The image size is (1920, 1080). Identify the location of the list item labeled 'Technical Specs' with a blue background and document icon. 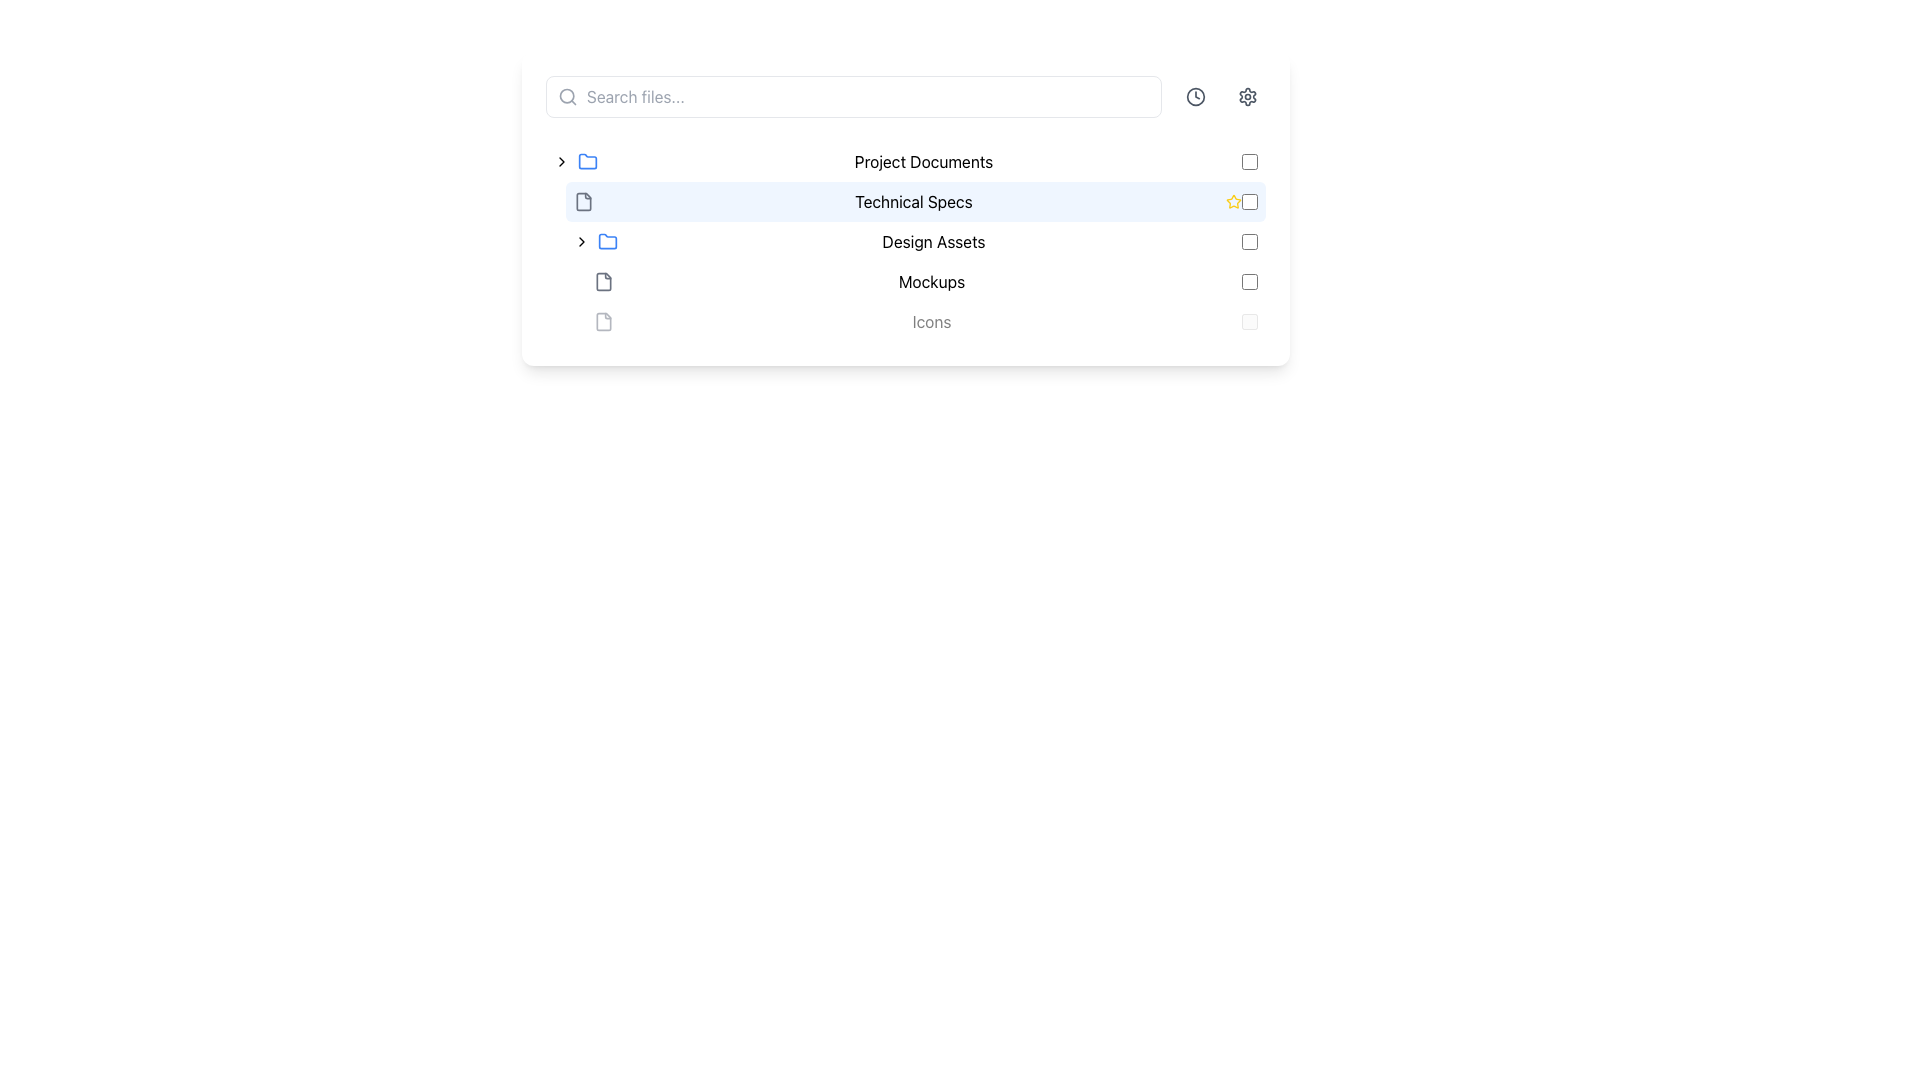
(905, 201).